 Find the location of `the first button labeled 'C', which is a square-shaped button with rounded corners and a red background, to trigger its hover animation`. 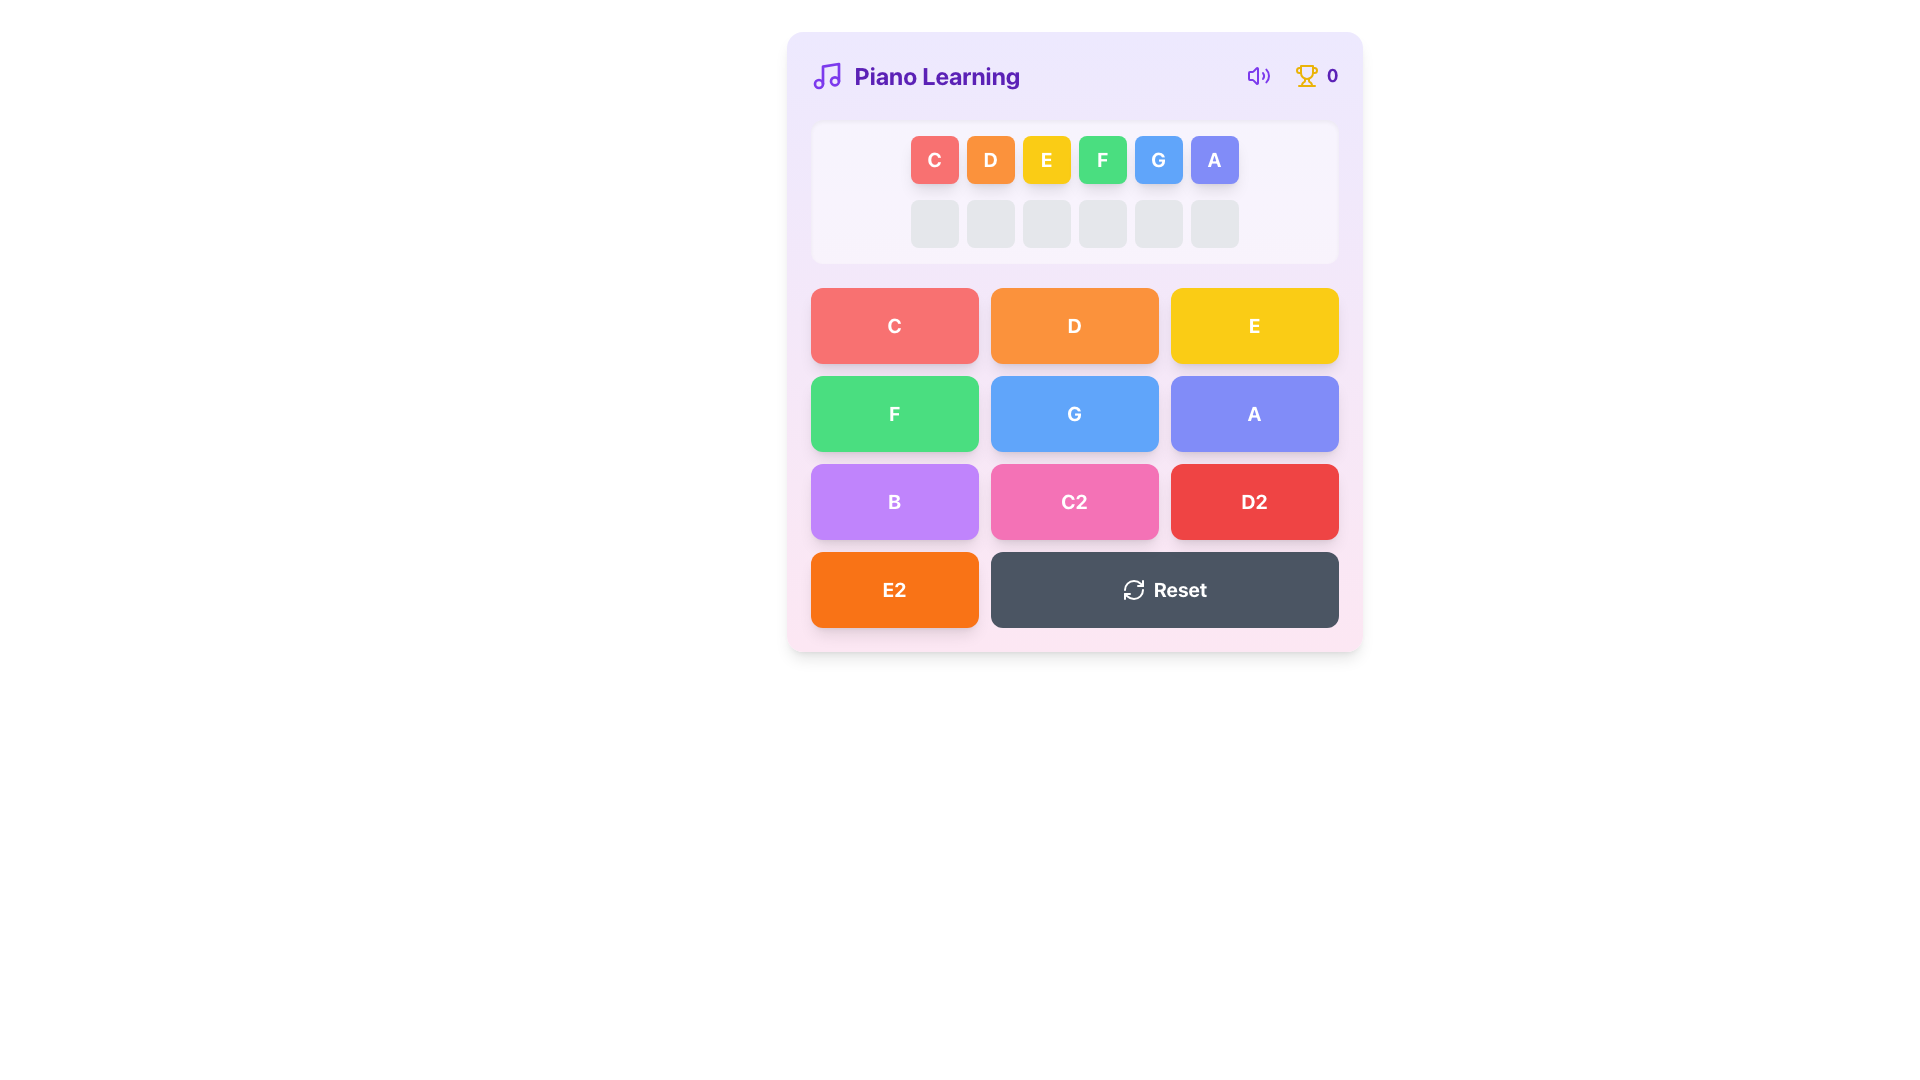

the first button labeled 'C', which is a square-shaped button with rounded corners and a red background, to trigger its hover animation is located at coordinates (933, 158).